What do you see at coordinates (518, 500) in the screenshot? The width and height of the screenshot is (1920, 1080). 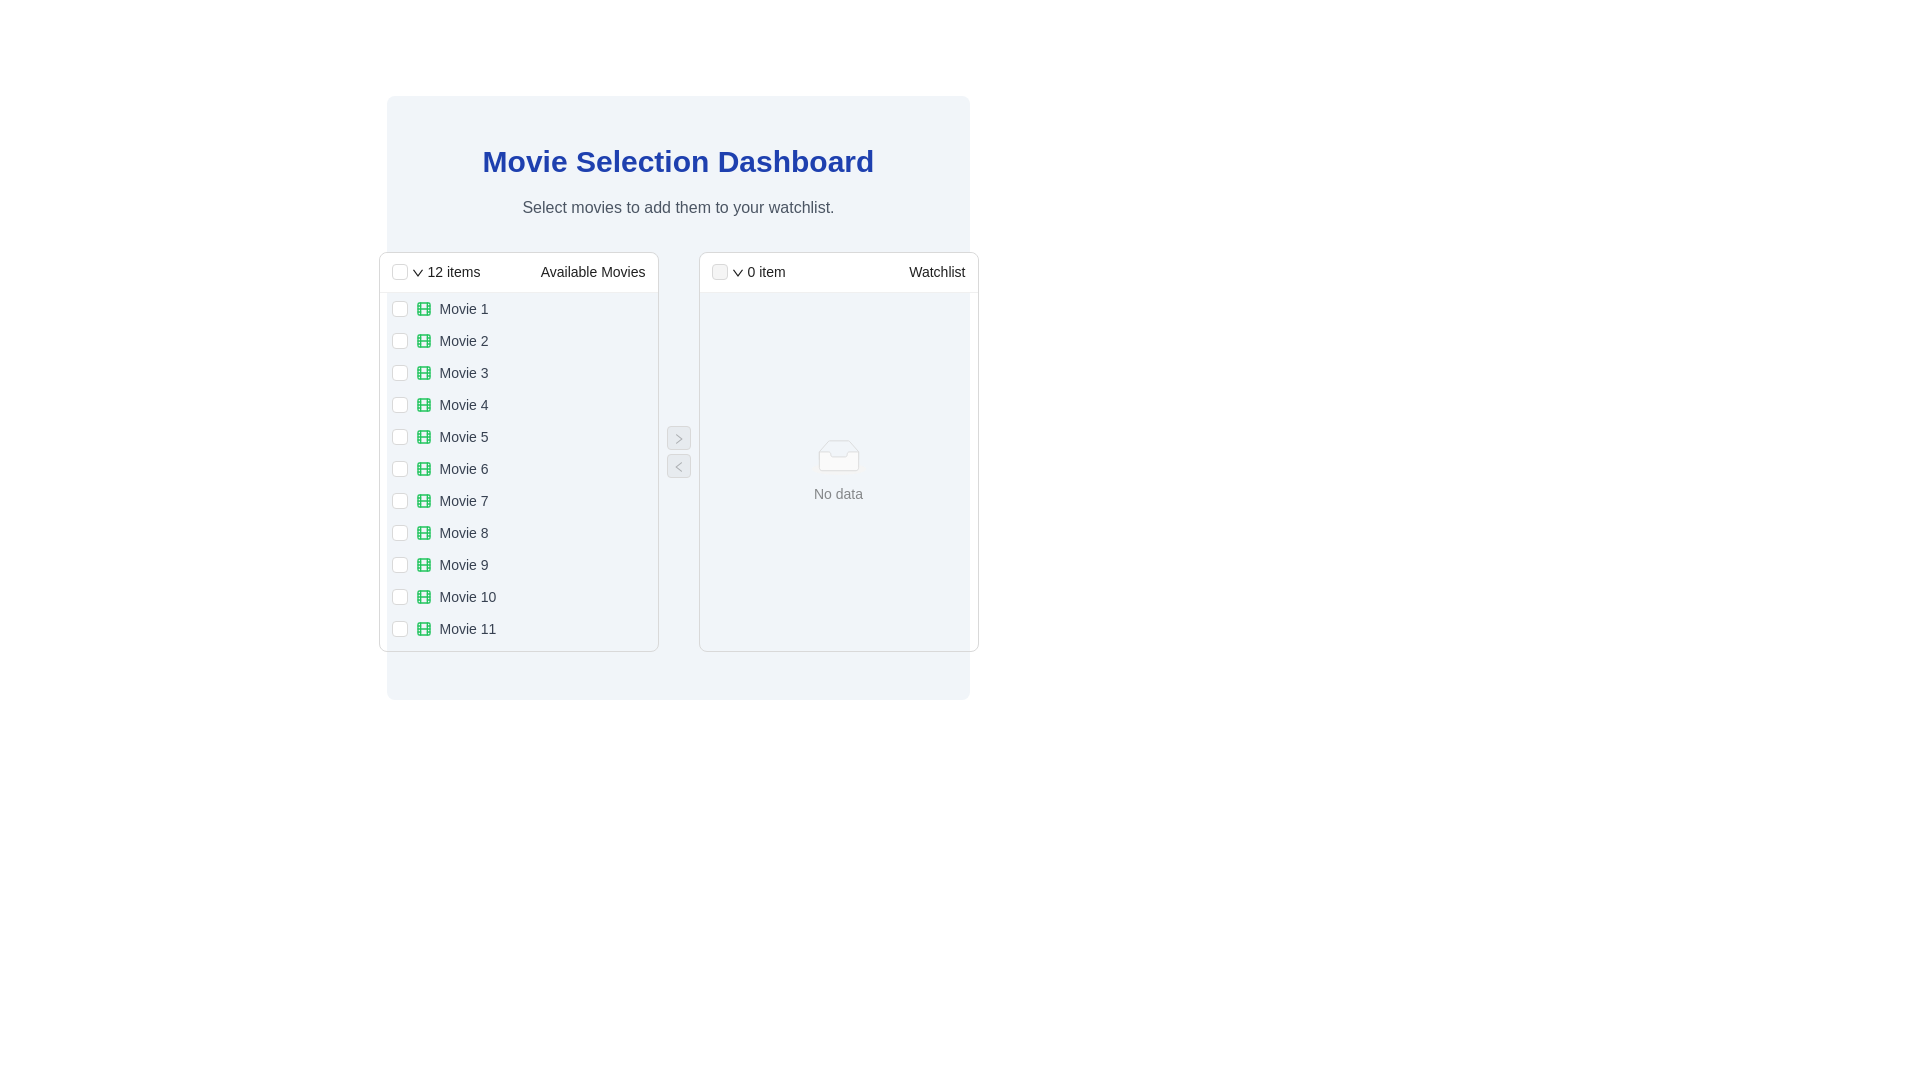 I see `the seventh item in the 'Available Movies' list on the 'Movie Selection Dashboard' using keyboard focus` at bounding box center [518, 500].